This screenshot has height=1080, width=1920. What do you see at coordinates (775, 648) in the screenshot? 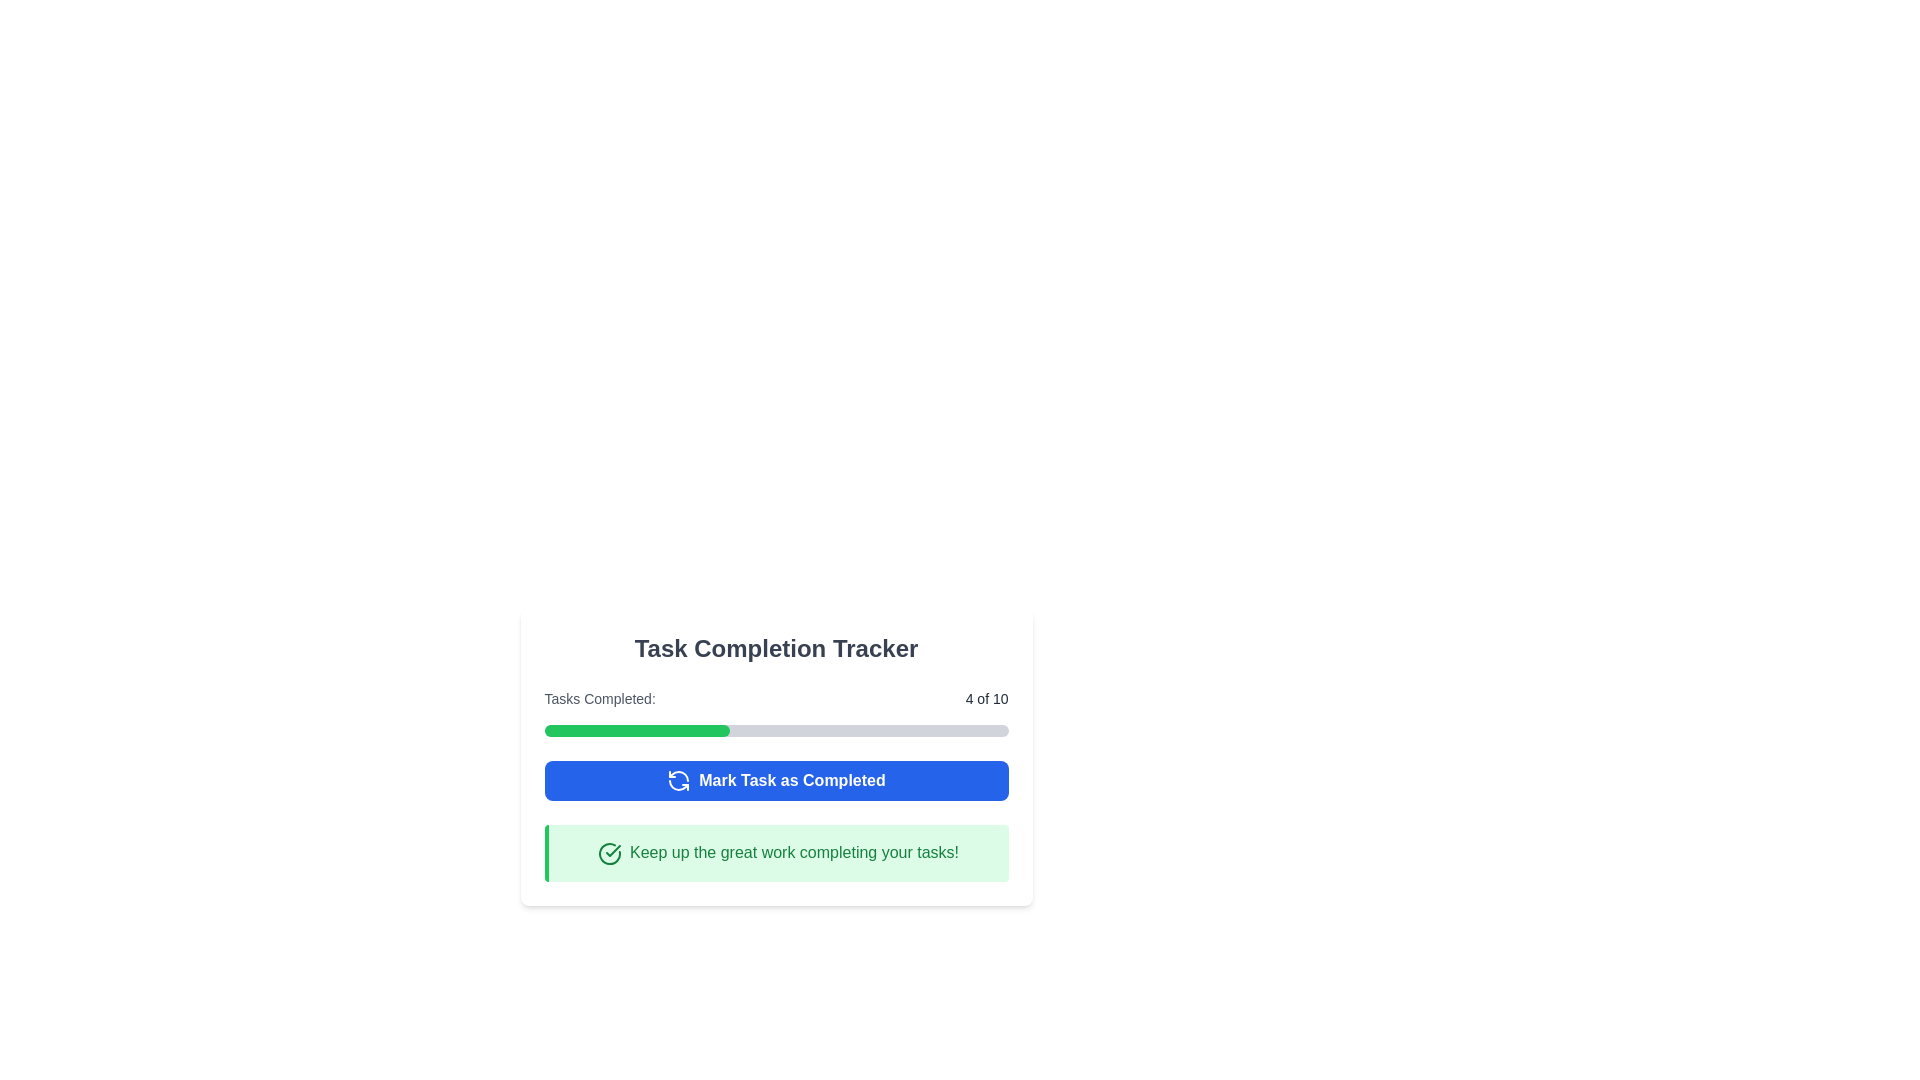
I see `the section header text element that introduces and labels the content pertaining to tracking task completion` at bounding box center [775, 648].